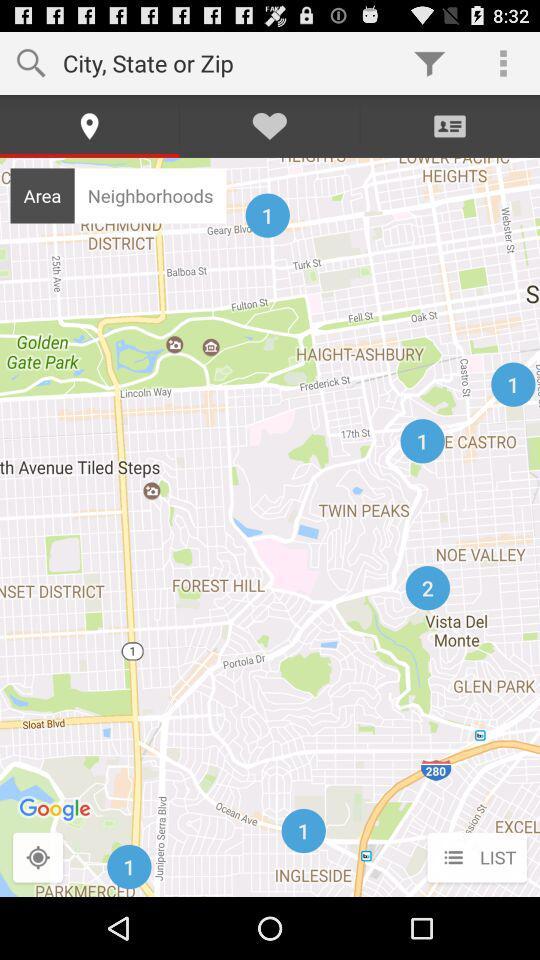 The height and width of the screenshot is (960, 540). Describe the element at coordinates (38, 857) in the screenshot. I see `showa the view icon` at that location.